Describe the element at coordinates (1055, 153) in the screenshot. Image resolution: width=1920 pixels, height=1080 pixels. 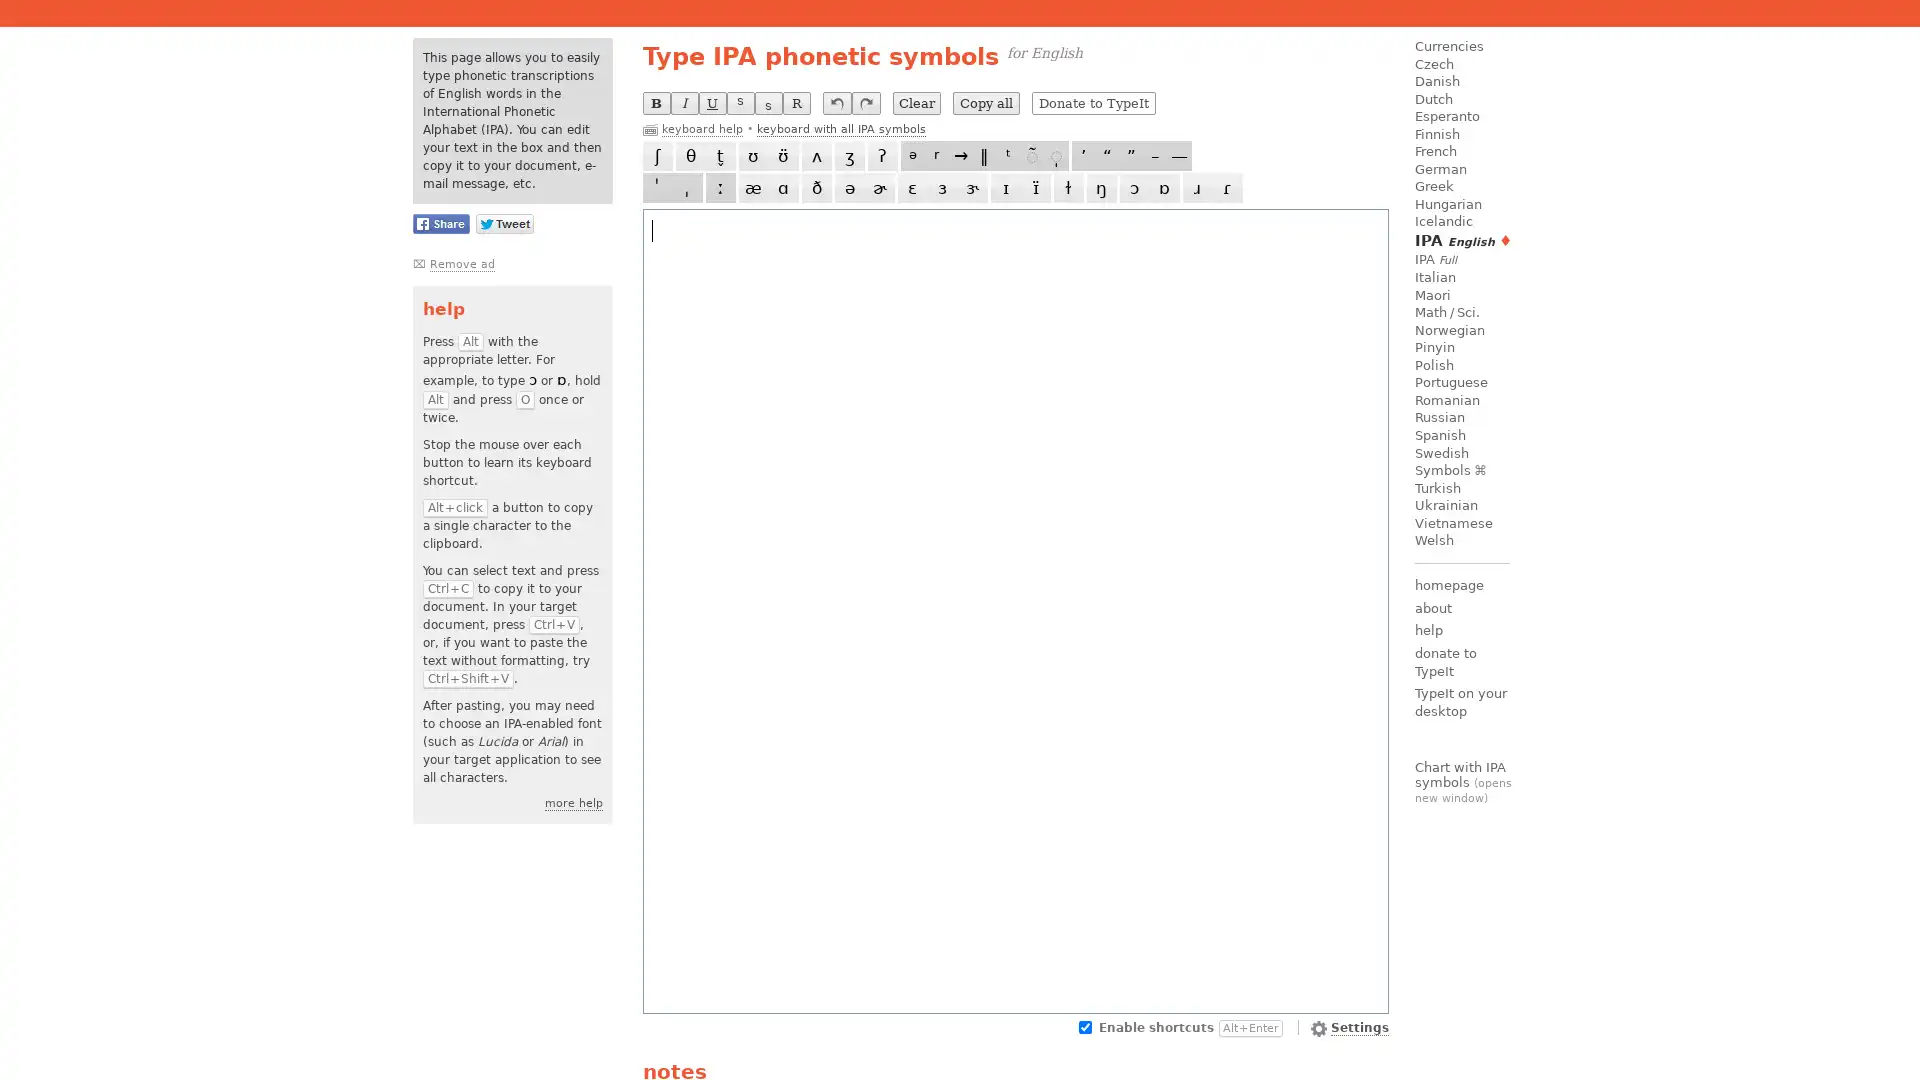
I see `syllabic (Alt+Shift+I)` at that location.